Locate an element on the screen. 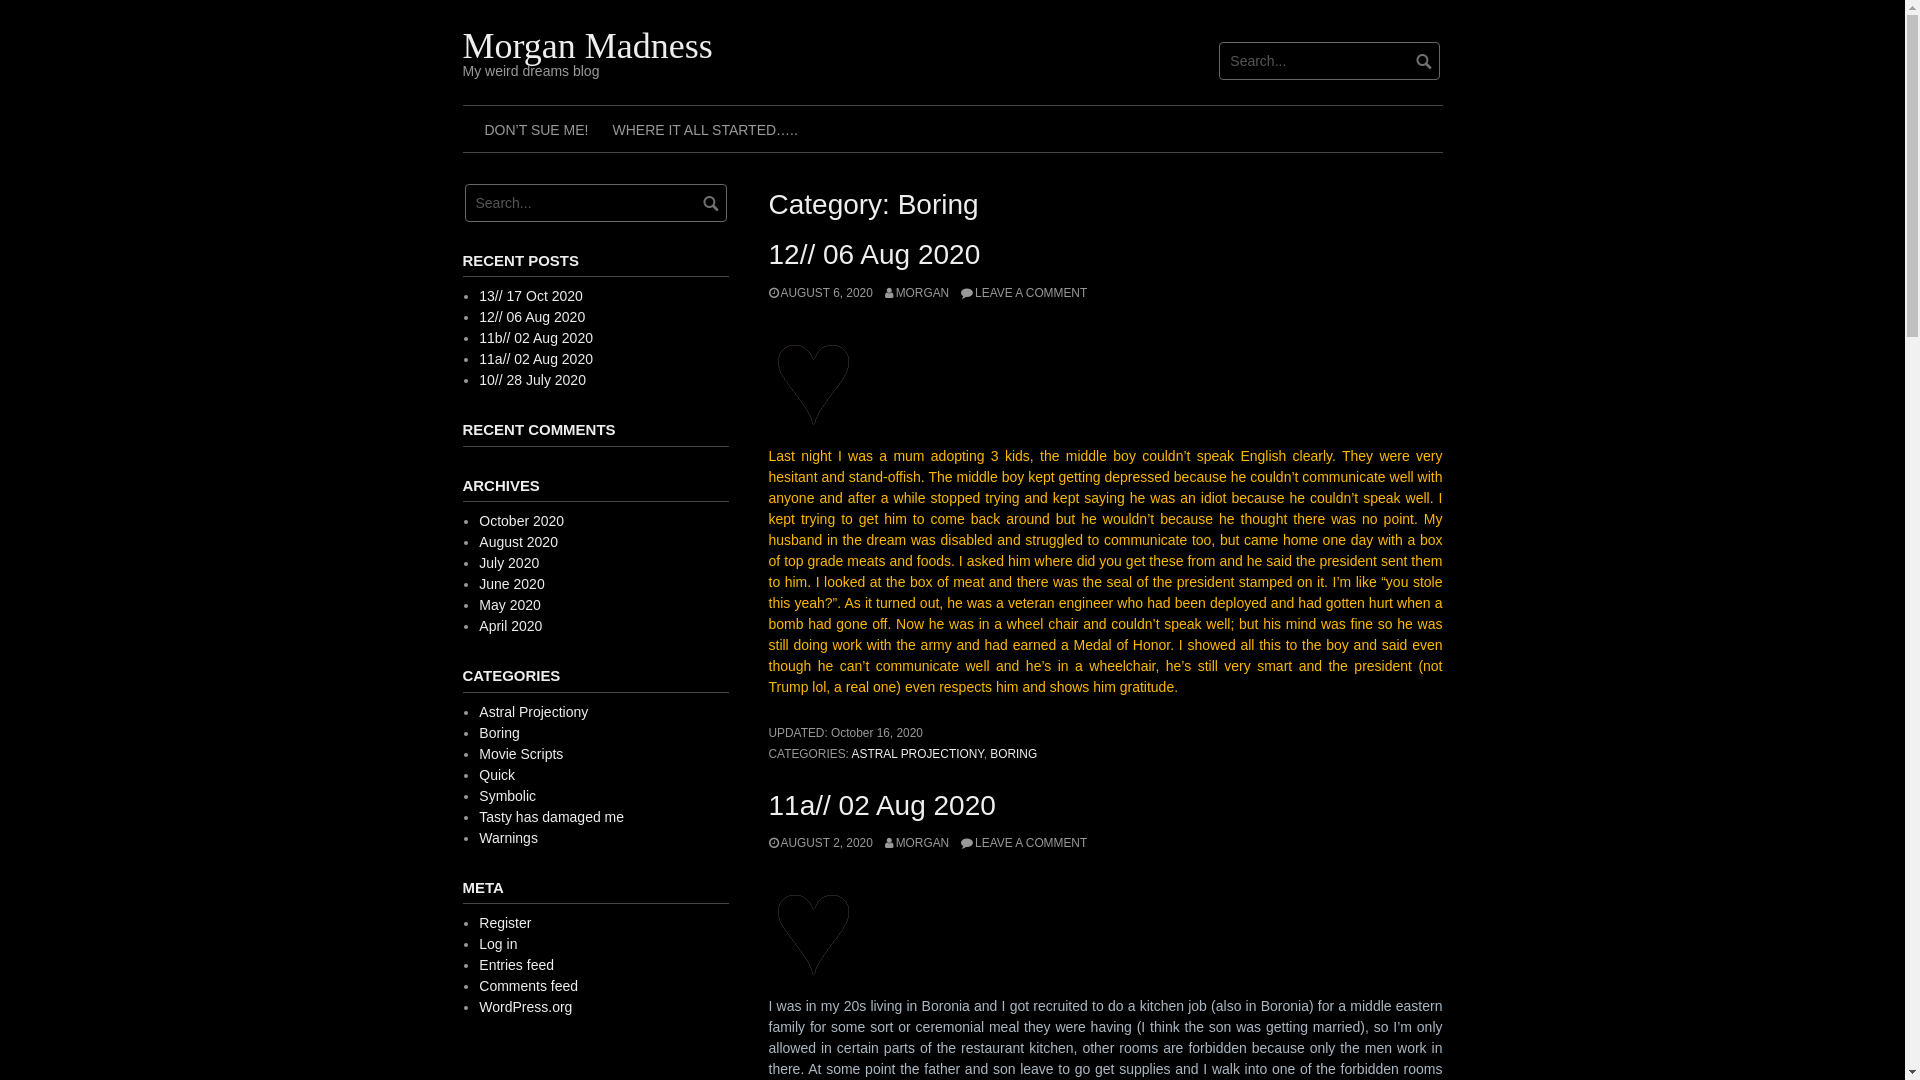  '11b// 02 Aug 2020' is located at coordinates (536, 337).